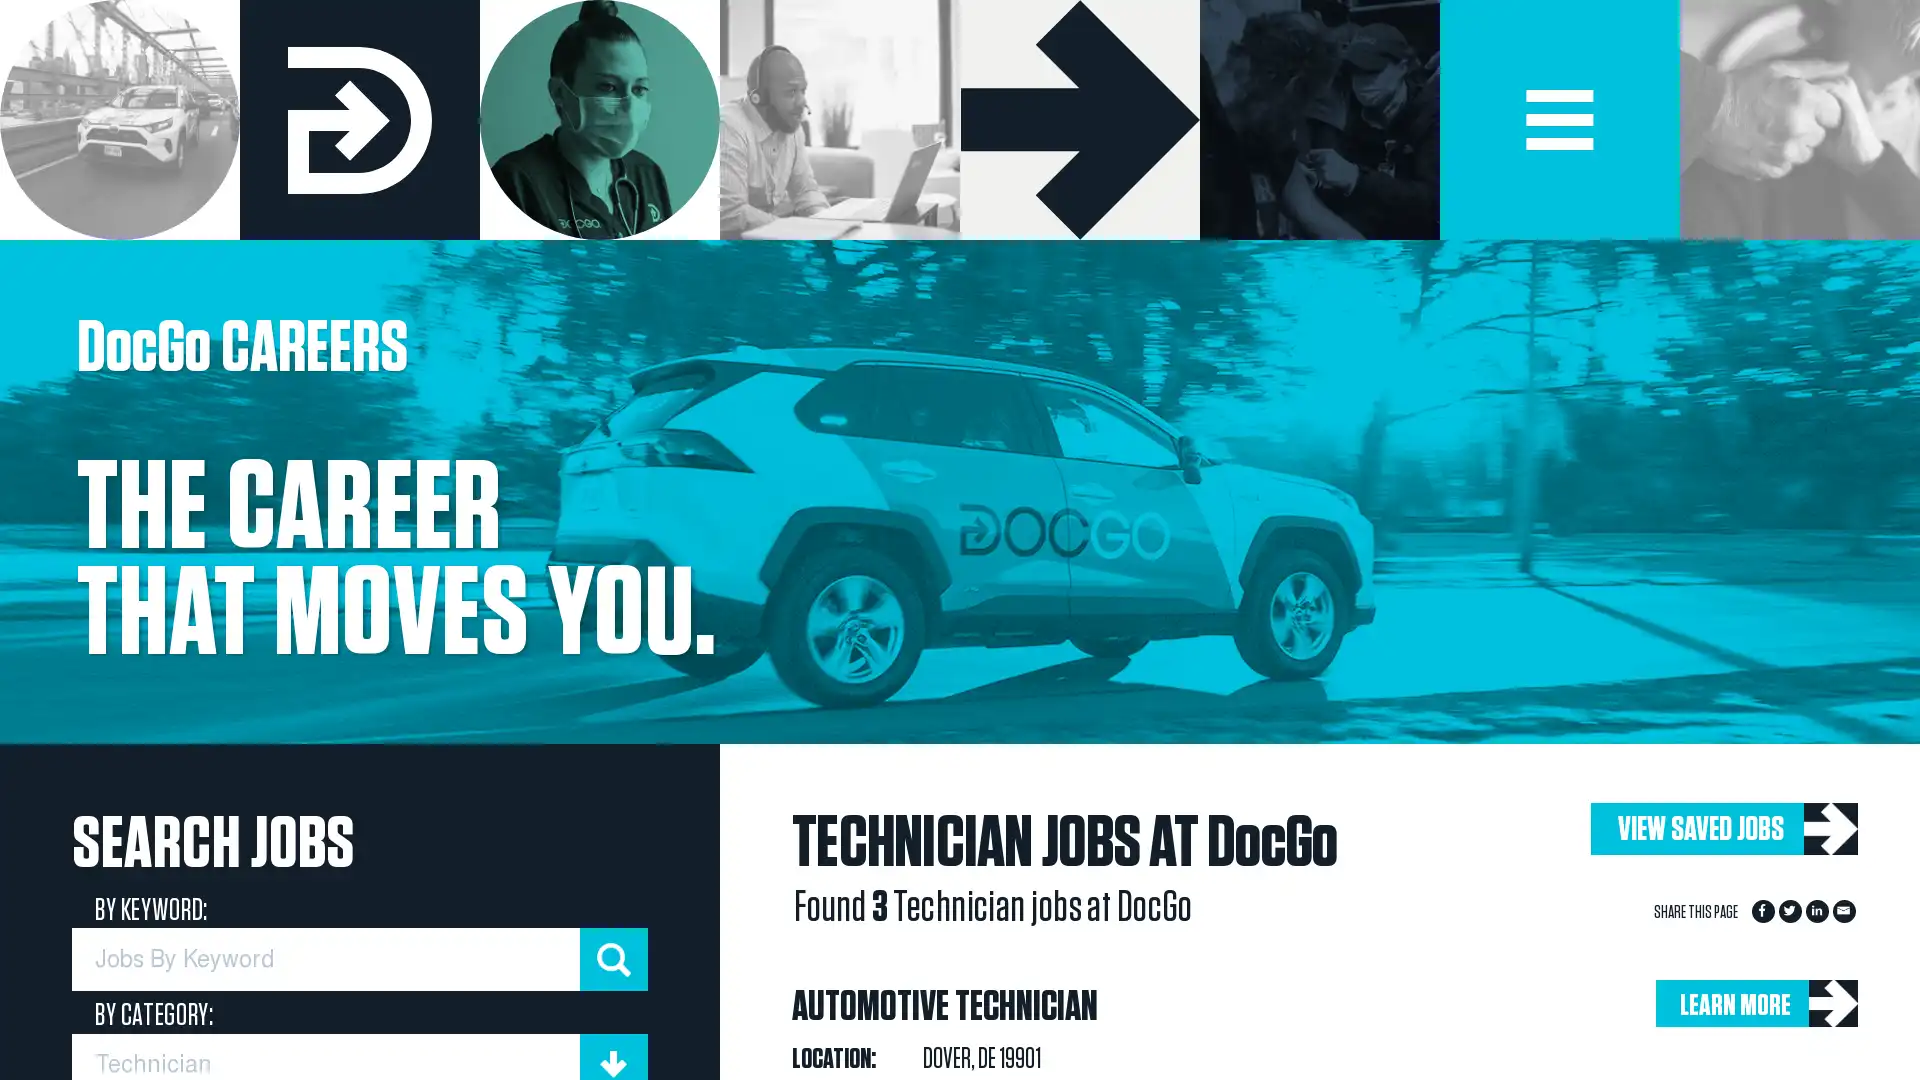  Describe the element at coordinates (1762, 910) in the screenshot. I see `Share to Facebook` at that location.